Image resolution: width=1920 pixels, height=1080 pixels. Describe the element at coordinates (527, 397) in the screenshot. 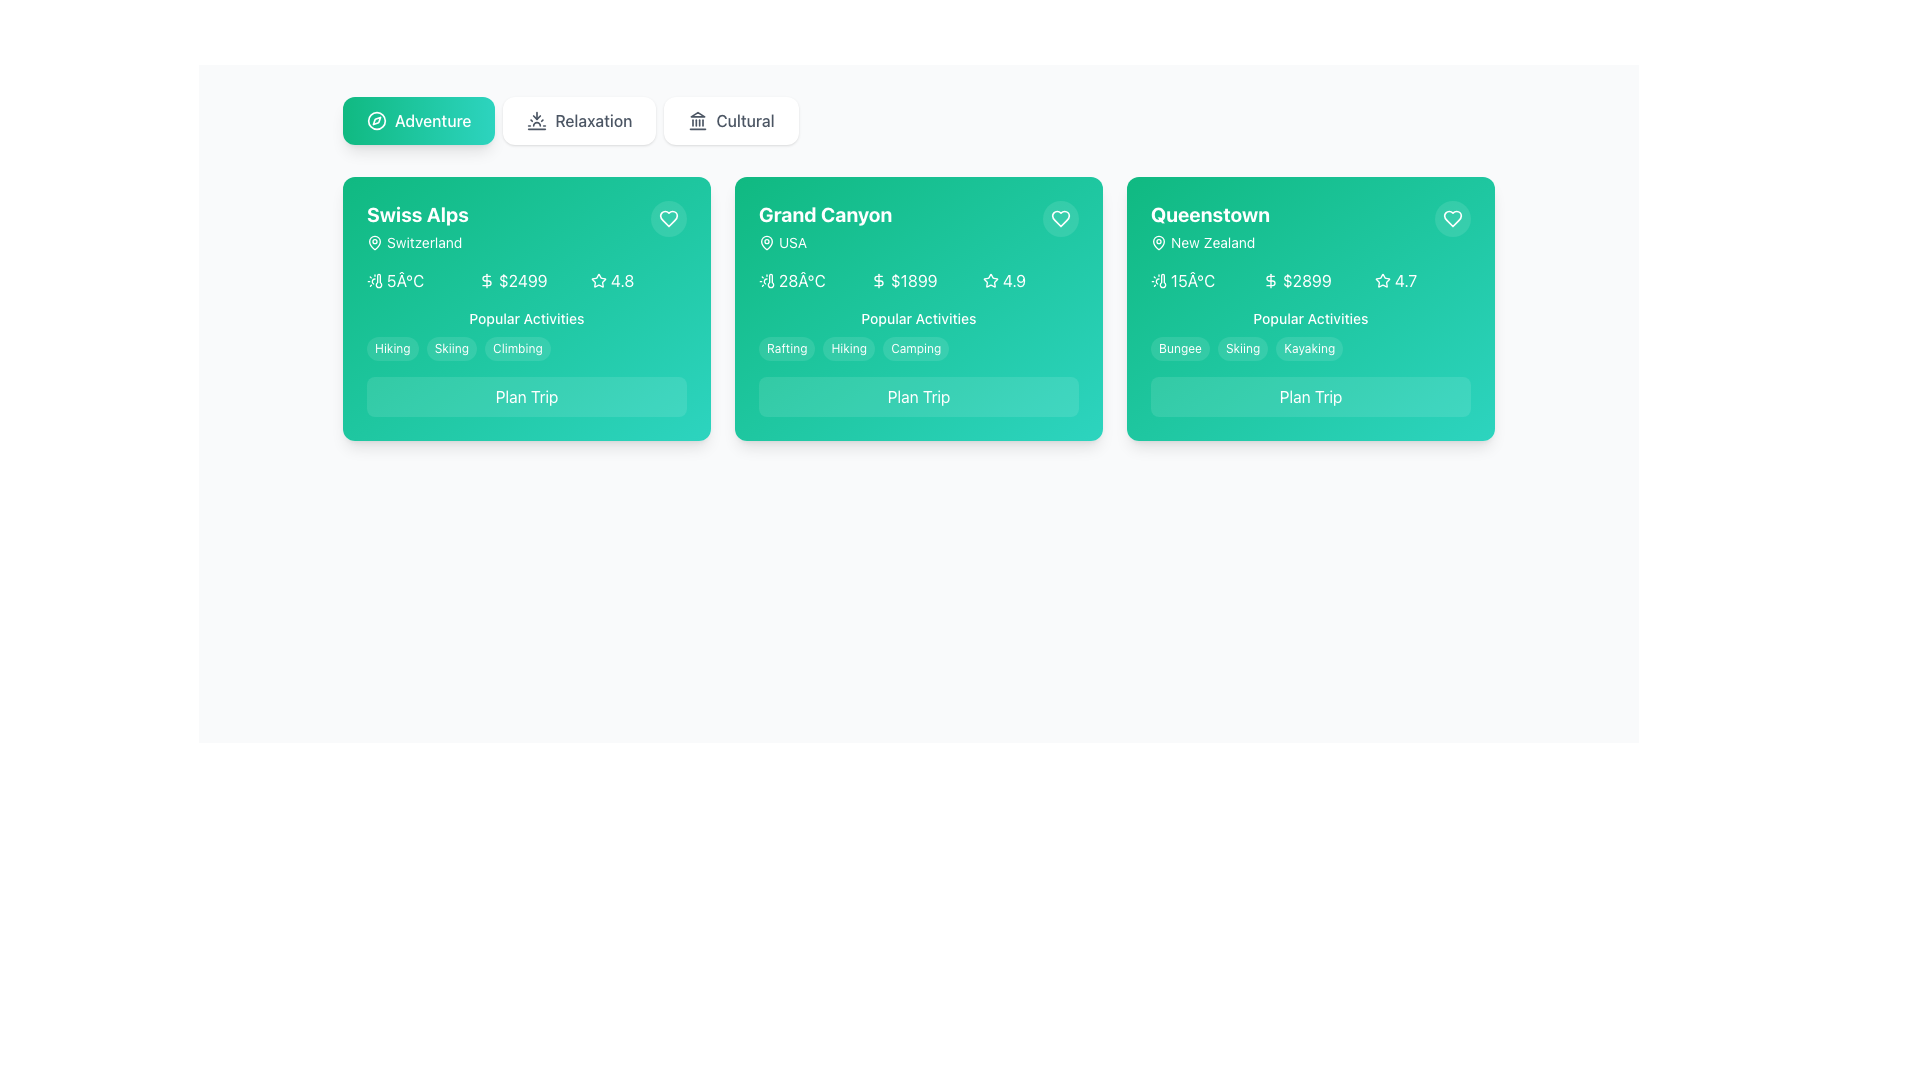

I see `the button located at the base of the Swiss Alps card on the leftmost side of the displayed travel location cards to initiate the trip planning process` at that location.